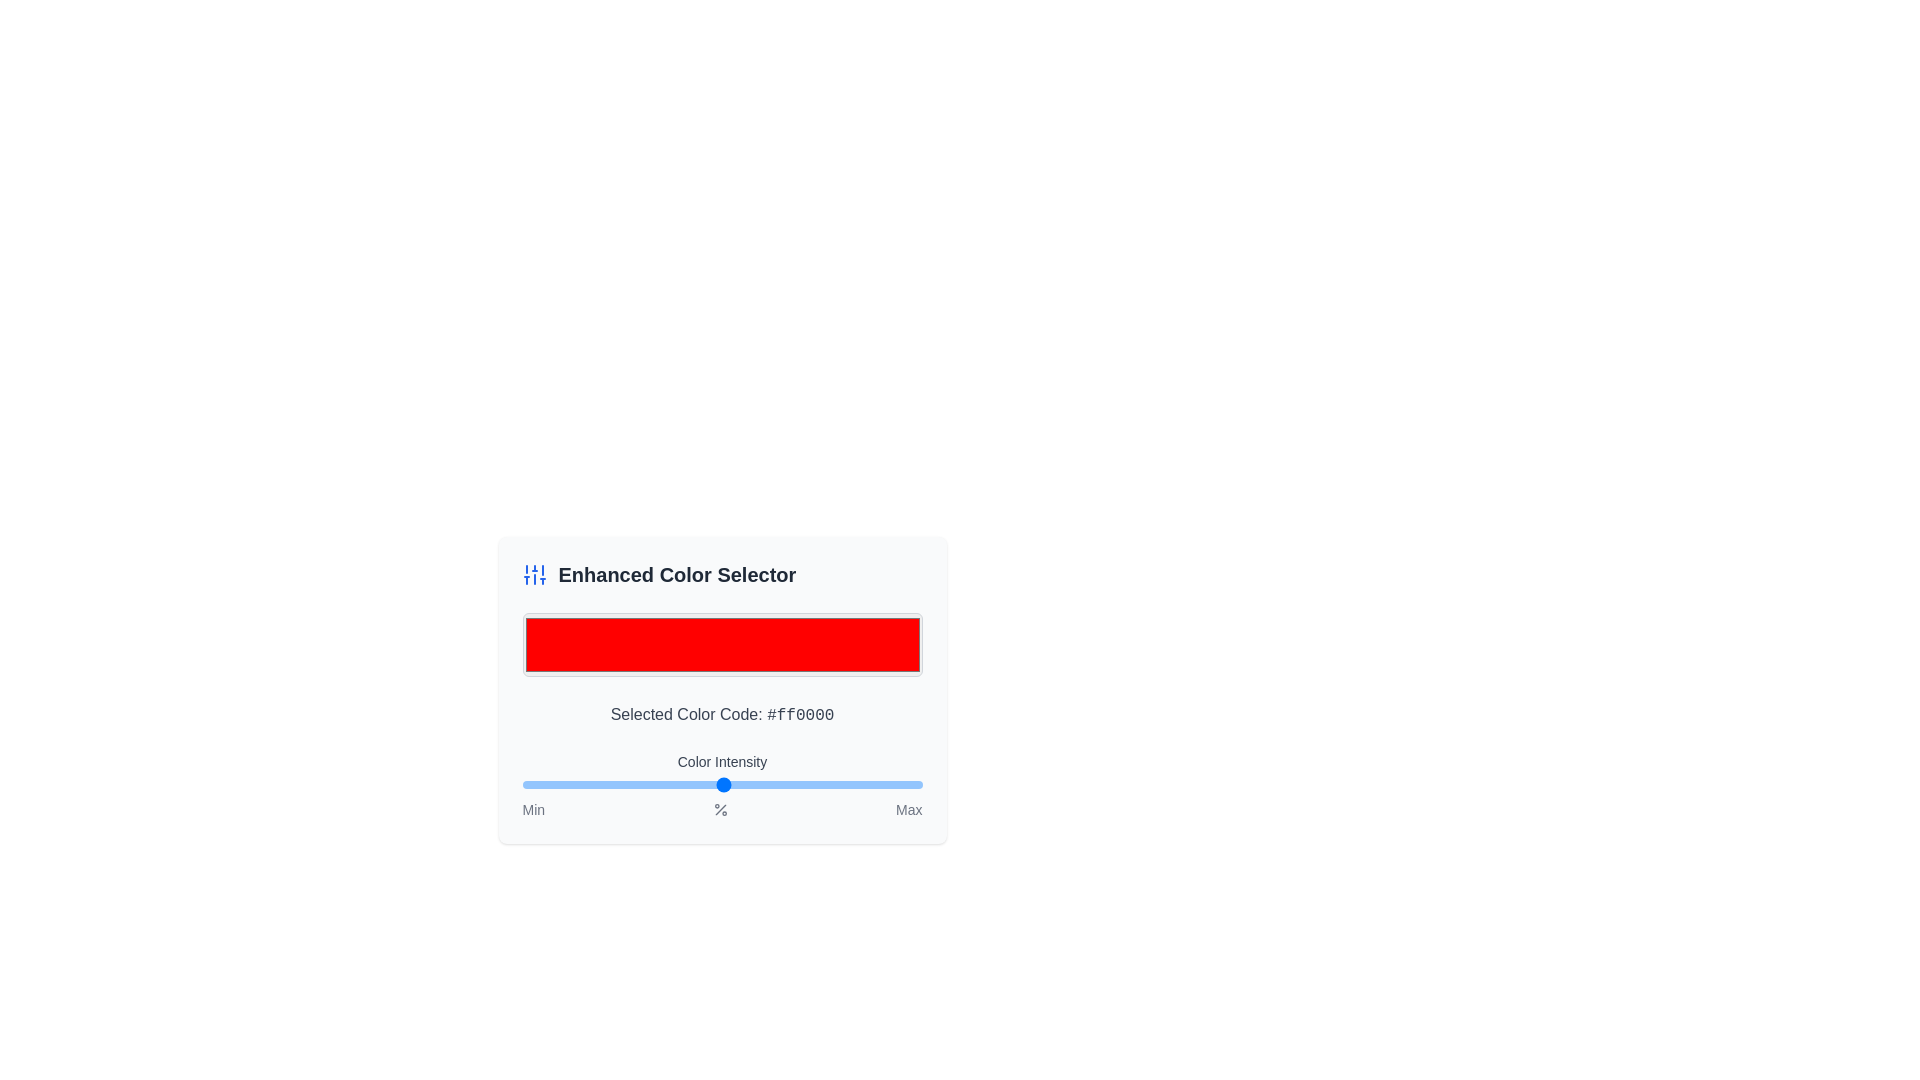 The height and width of the screenshot is (1080, 1920). What do you see at coordinates (692, 784) in the screenshot?
I see `the slider value` at bounding box center [692, 784].